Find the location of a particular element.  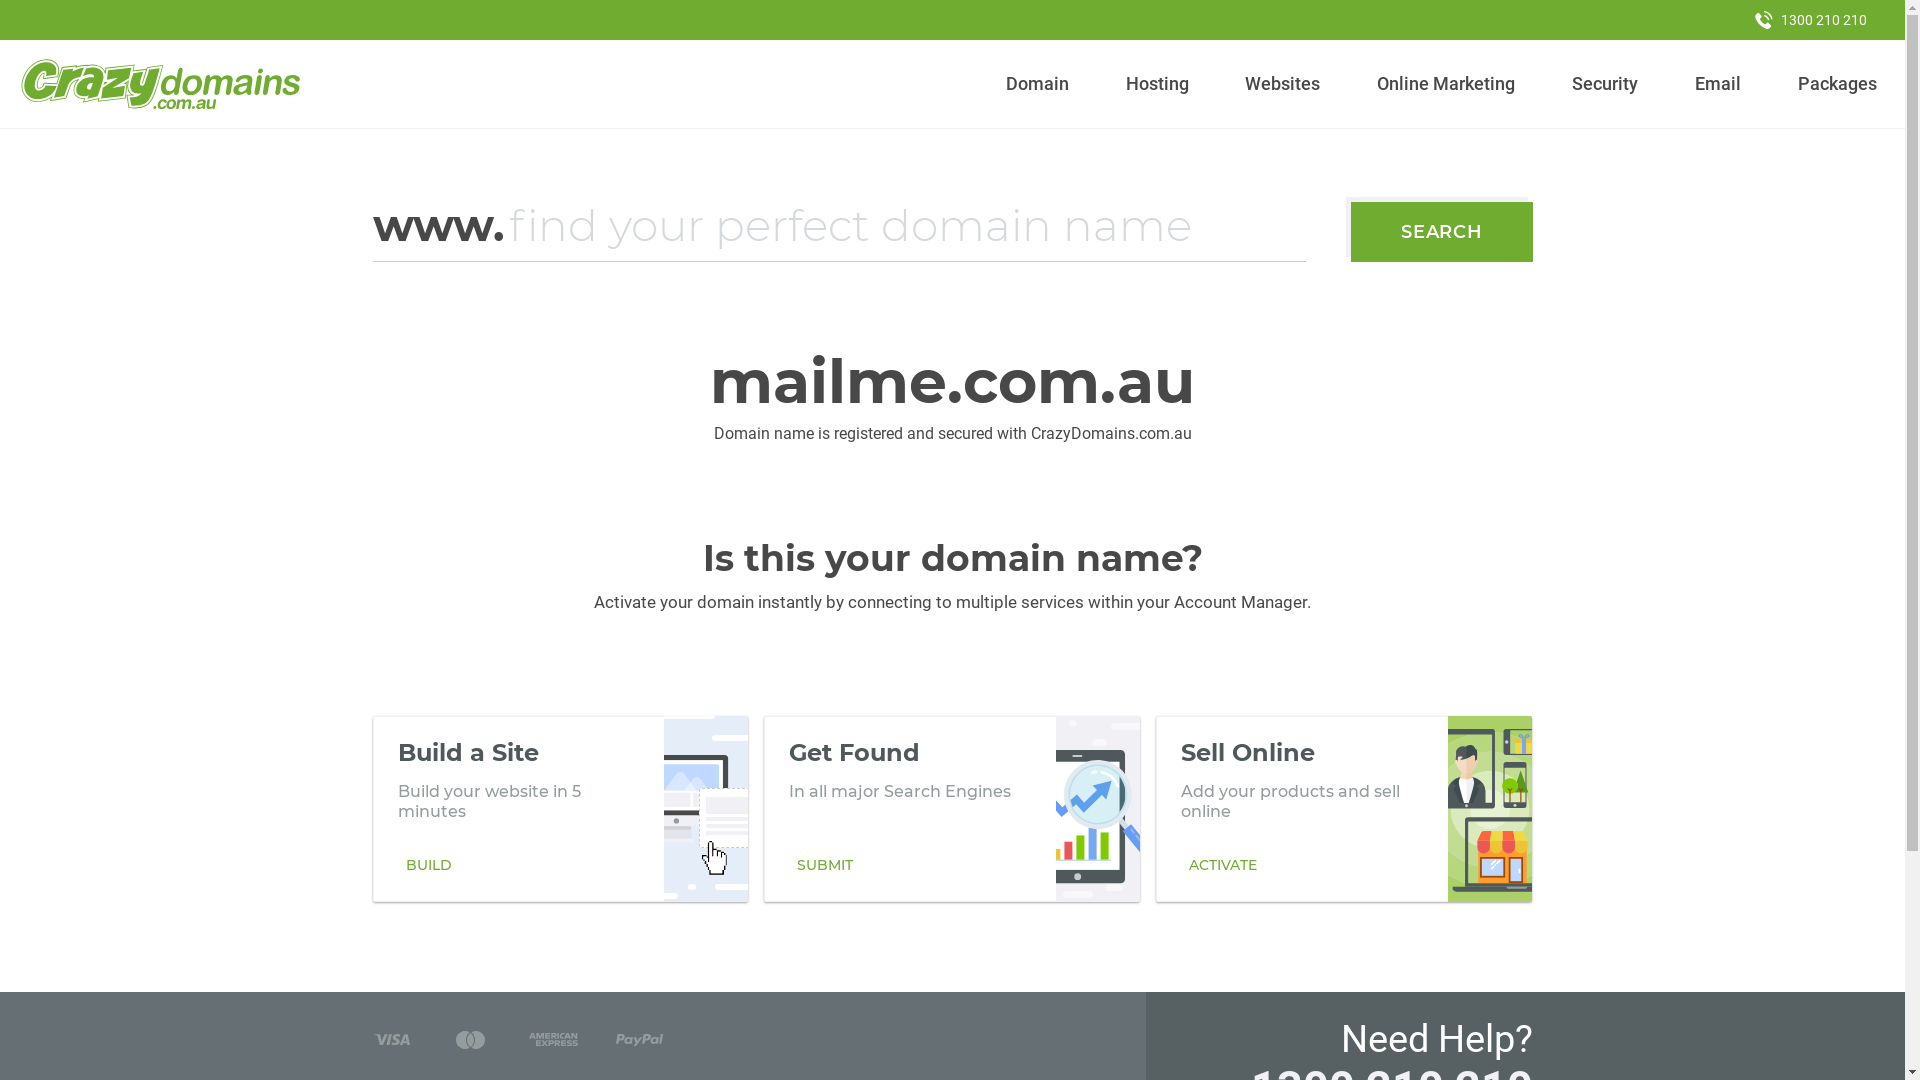

'Packages' is located at coordinates (1837, 83).